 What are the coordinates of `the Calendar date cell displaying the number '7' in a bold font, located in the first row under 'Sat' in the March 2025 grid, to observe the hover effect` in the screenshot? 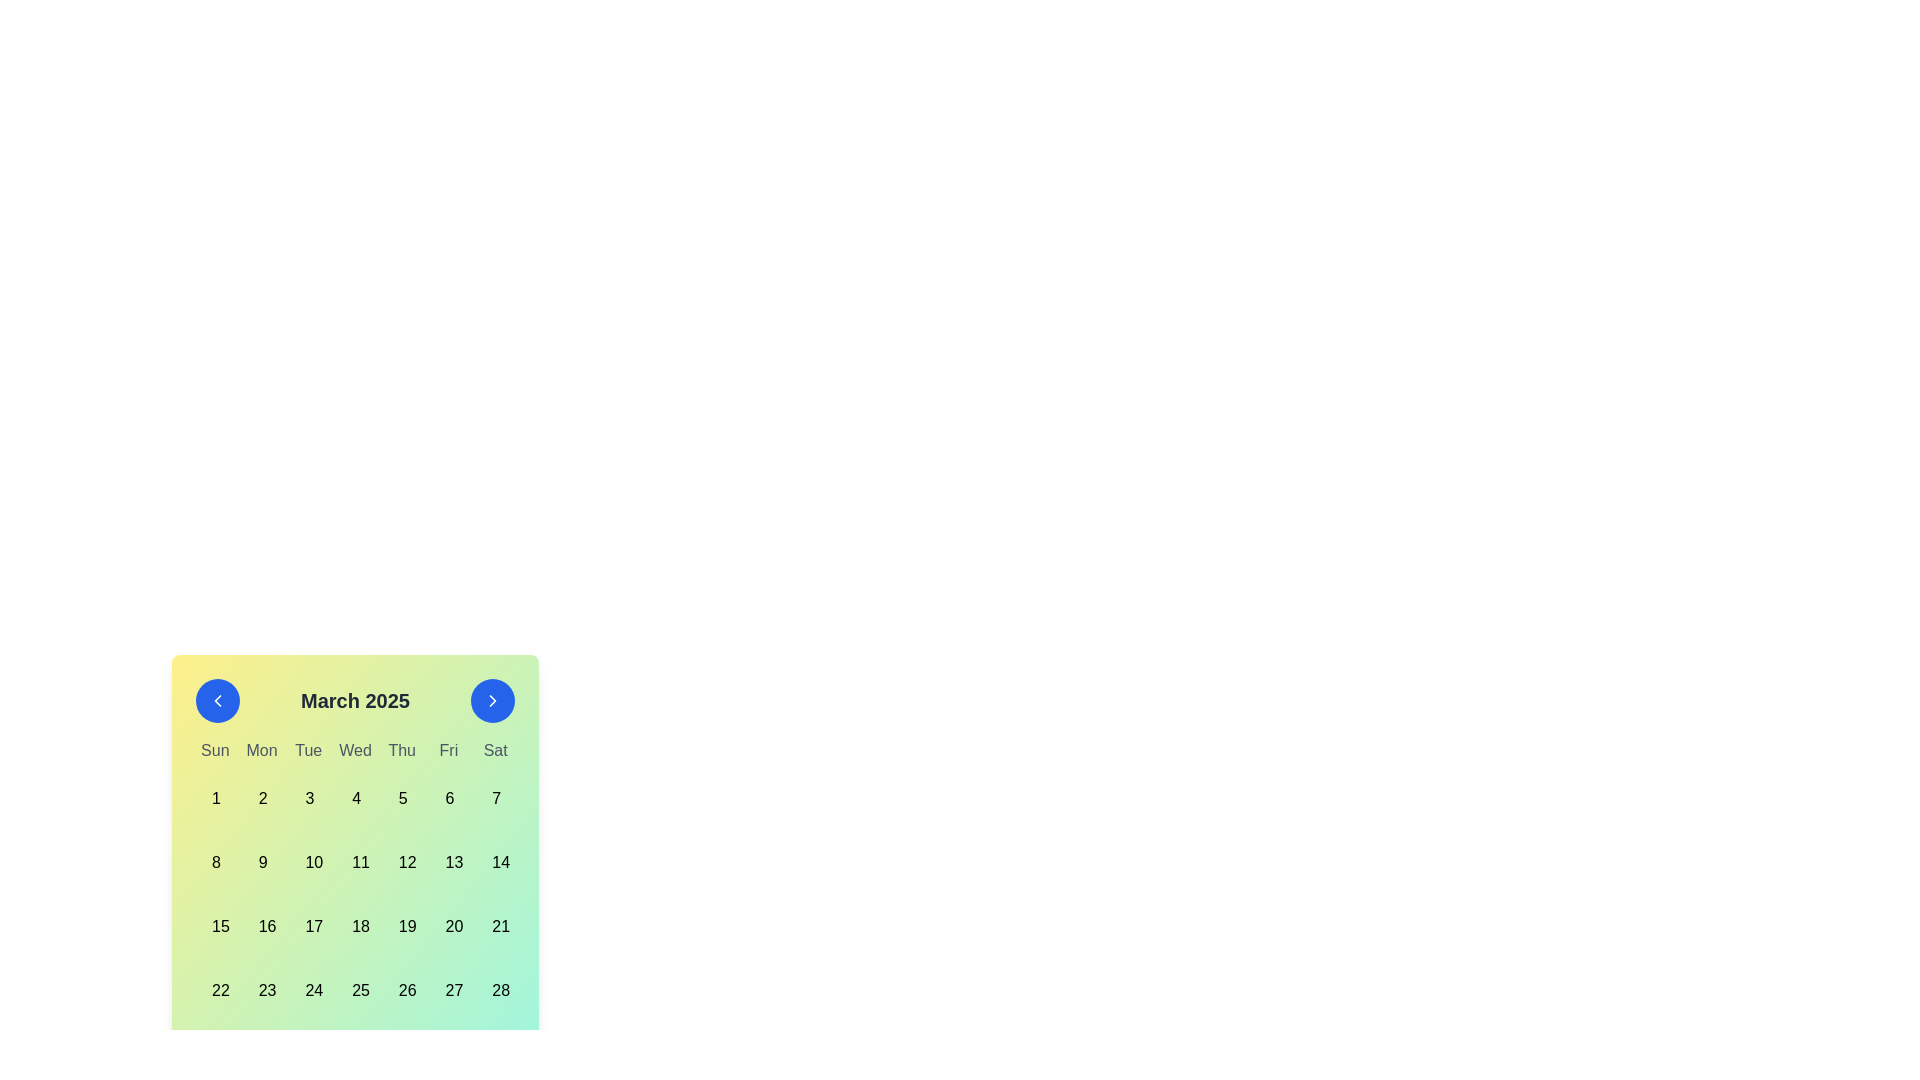 It's located at (495, 797).